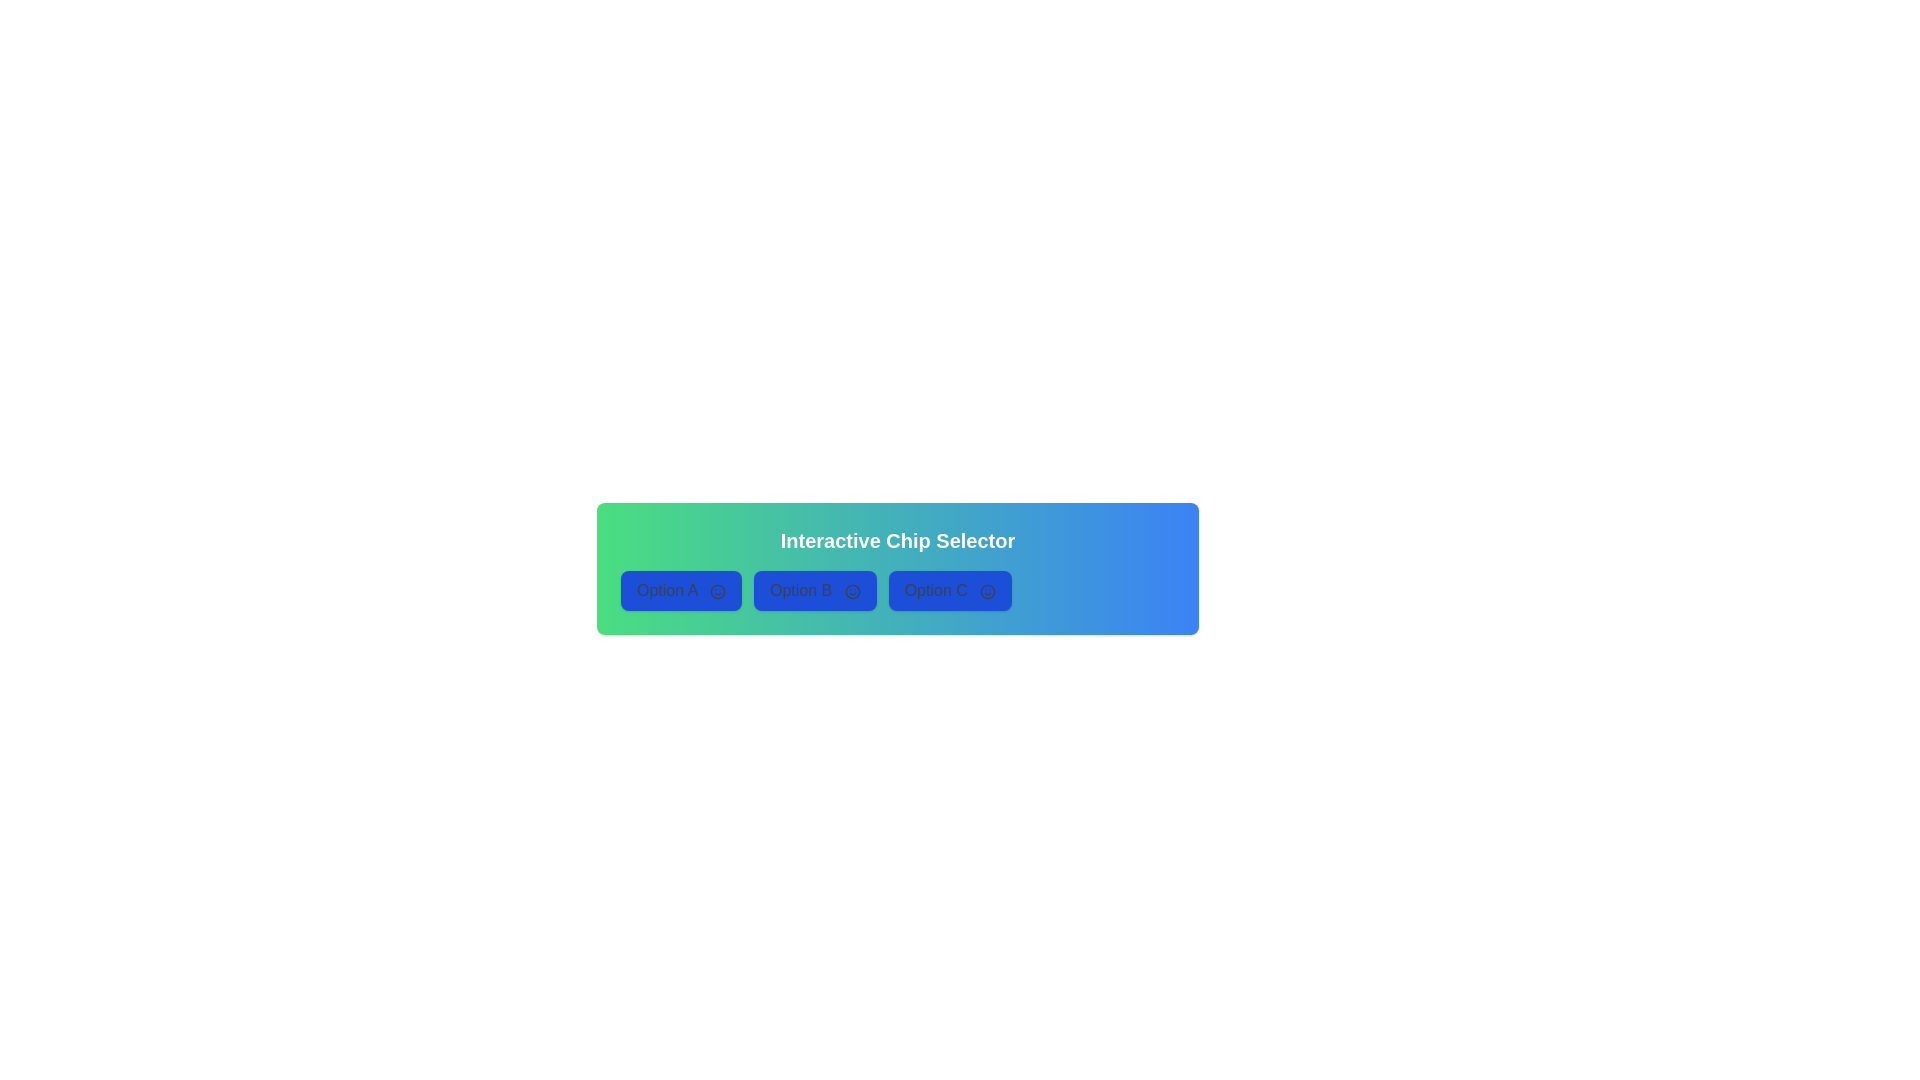 The height and width of the screenshot is (1080, 1920). What do you see at coordinates (681, 589) in the screenshot?
I see `the option Option A by clicking on its respective button` at bounding box center [681, 589].